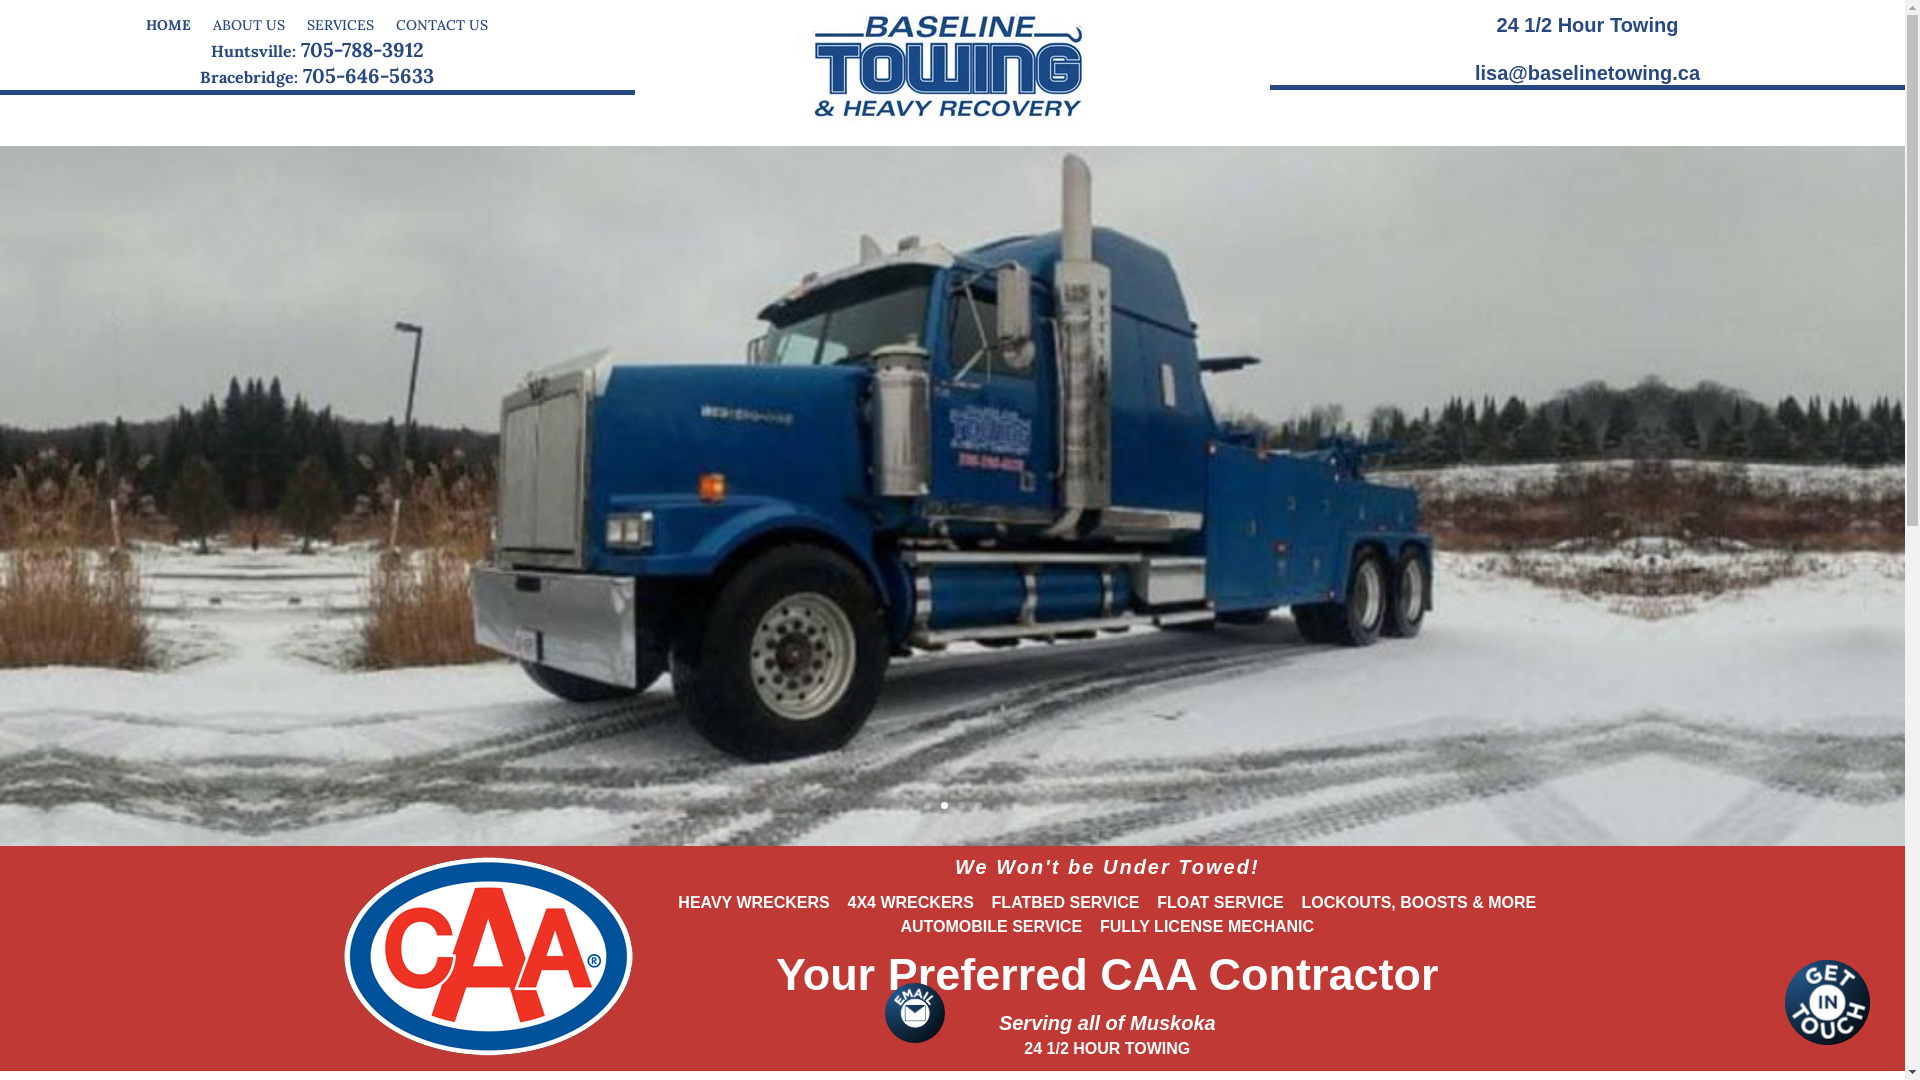 This screenshot has width=1920, height=1080. I want to click on 'Huntsville: 705-788-3912', so click(211, 48).